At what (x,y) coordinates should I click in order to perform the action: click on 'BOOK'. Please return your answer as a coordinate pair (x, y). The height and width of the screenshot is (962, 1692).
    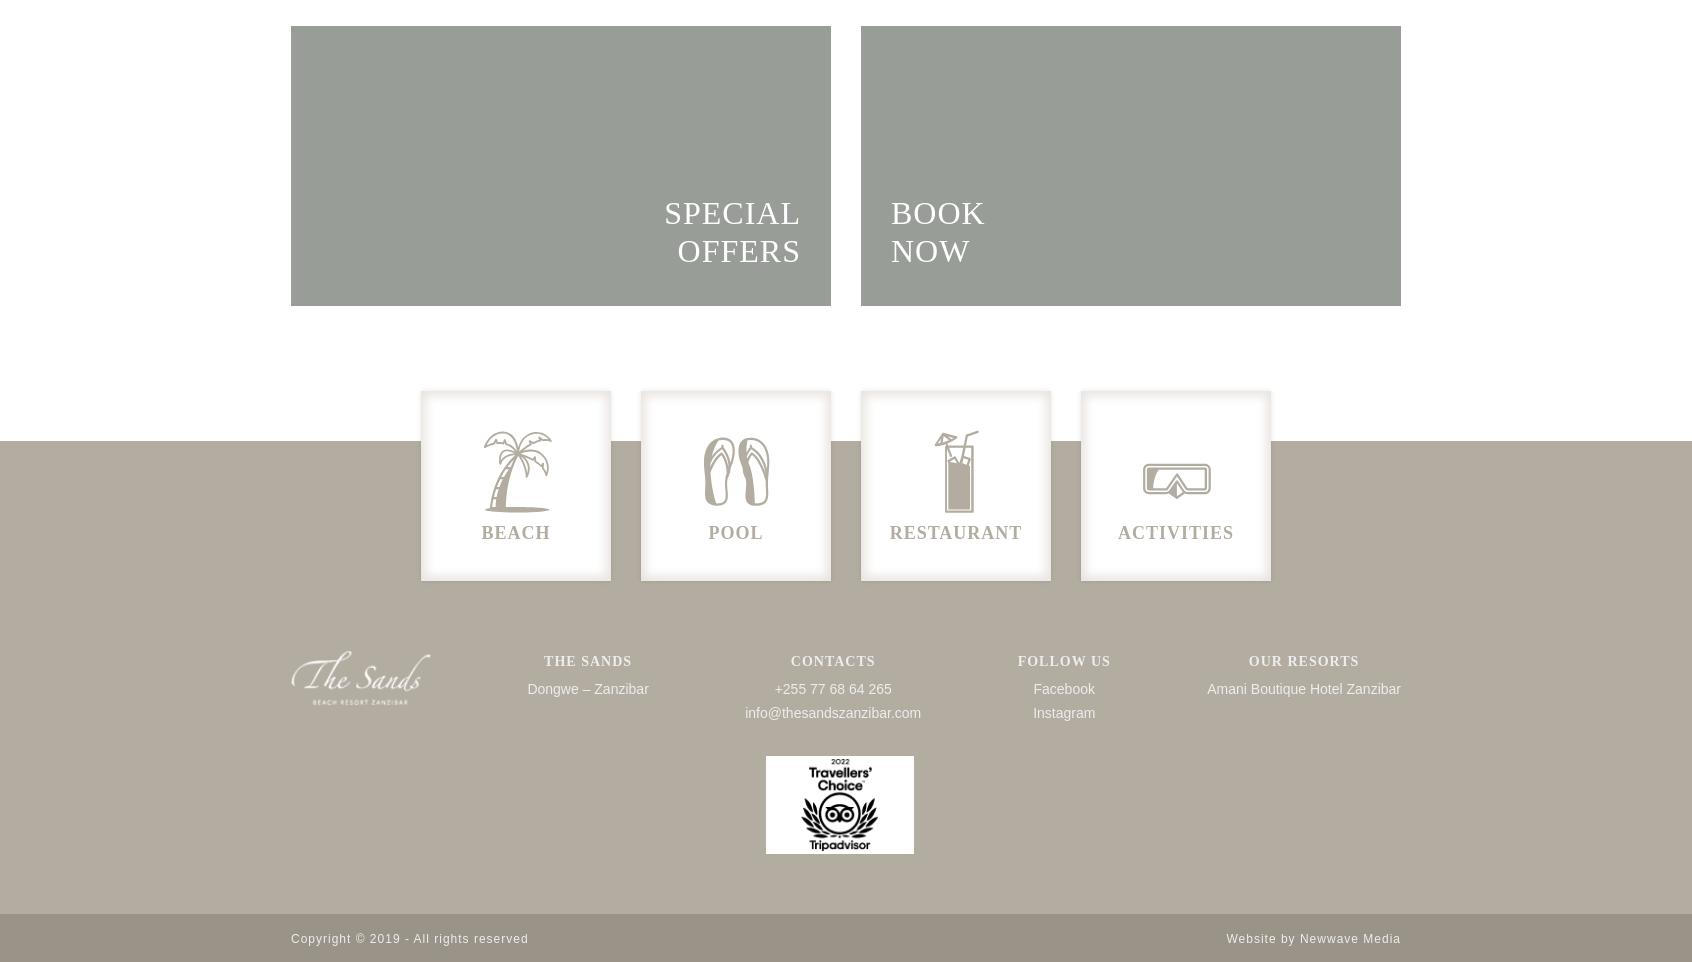
    Looking at the image, I should click on (938, 211).